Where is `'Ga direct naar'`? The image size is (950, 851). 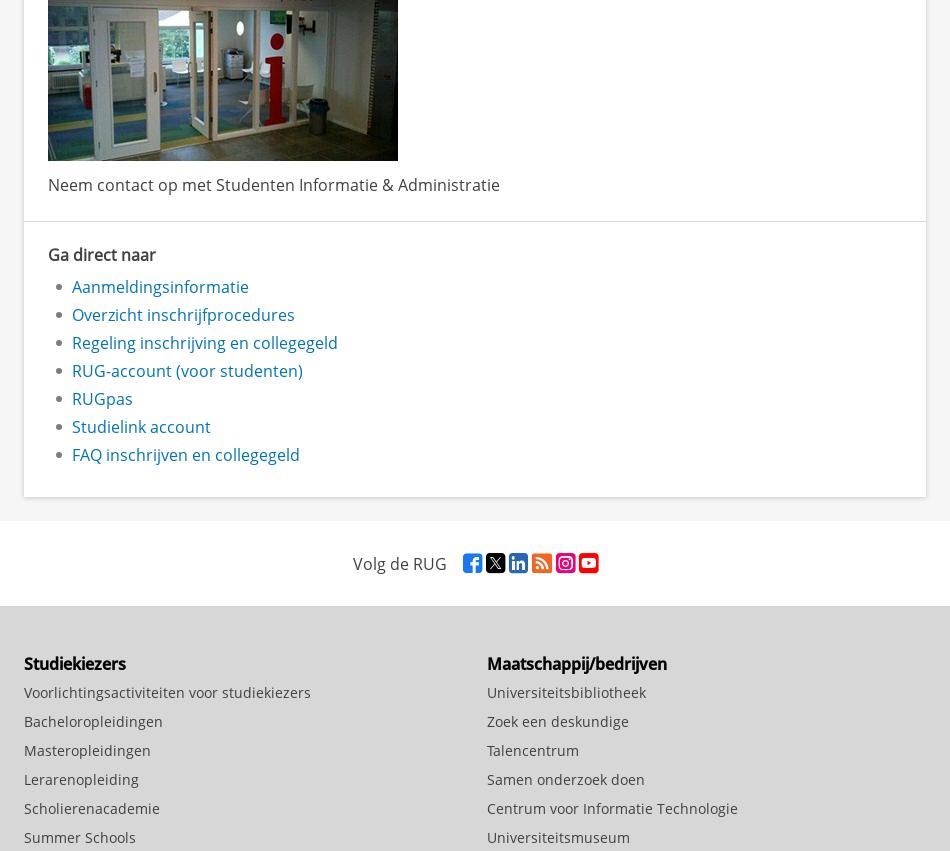
'Ga direct naar' is located at coordinates (102, 253).